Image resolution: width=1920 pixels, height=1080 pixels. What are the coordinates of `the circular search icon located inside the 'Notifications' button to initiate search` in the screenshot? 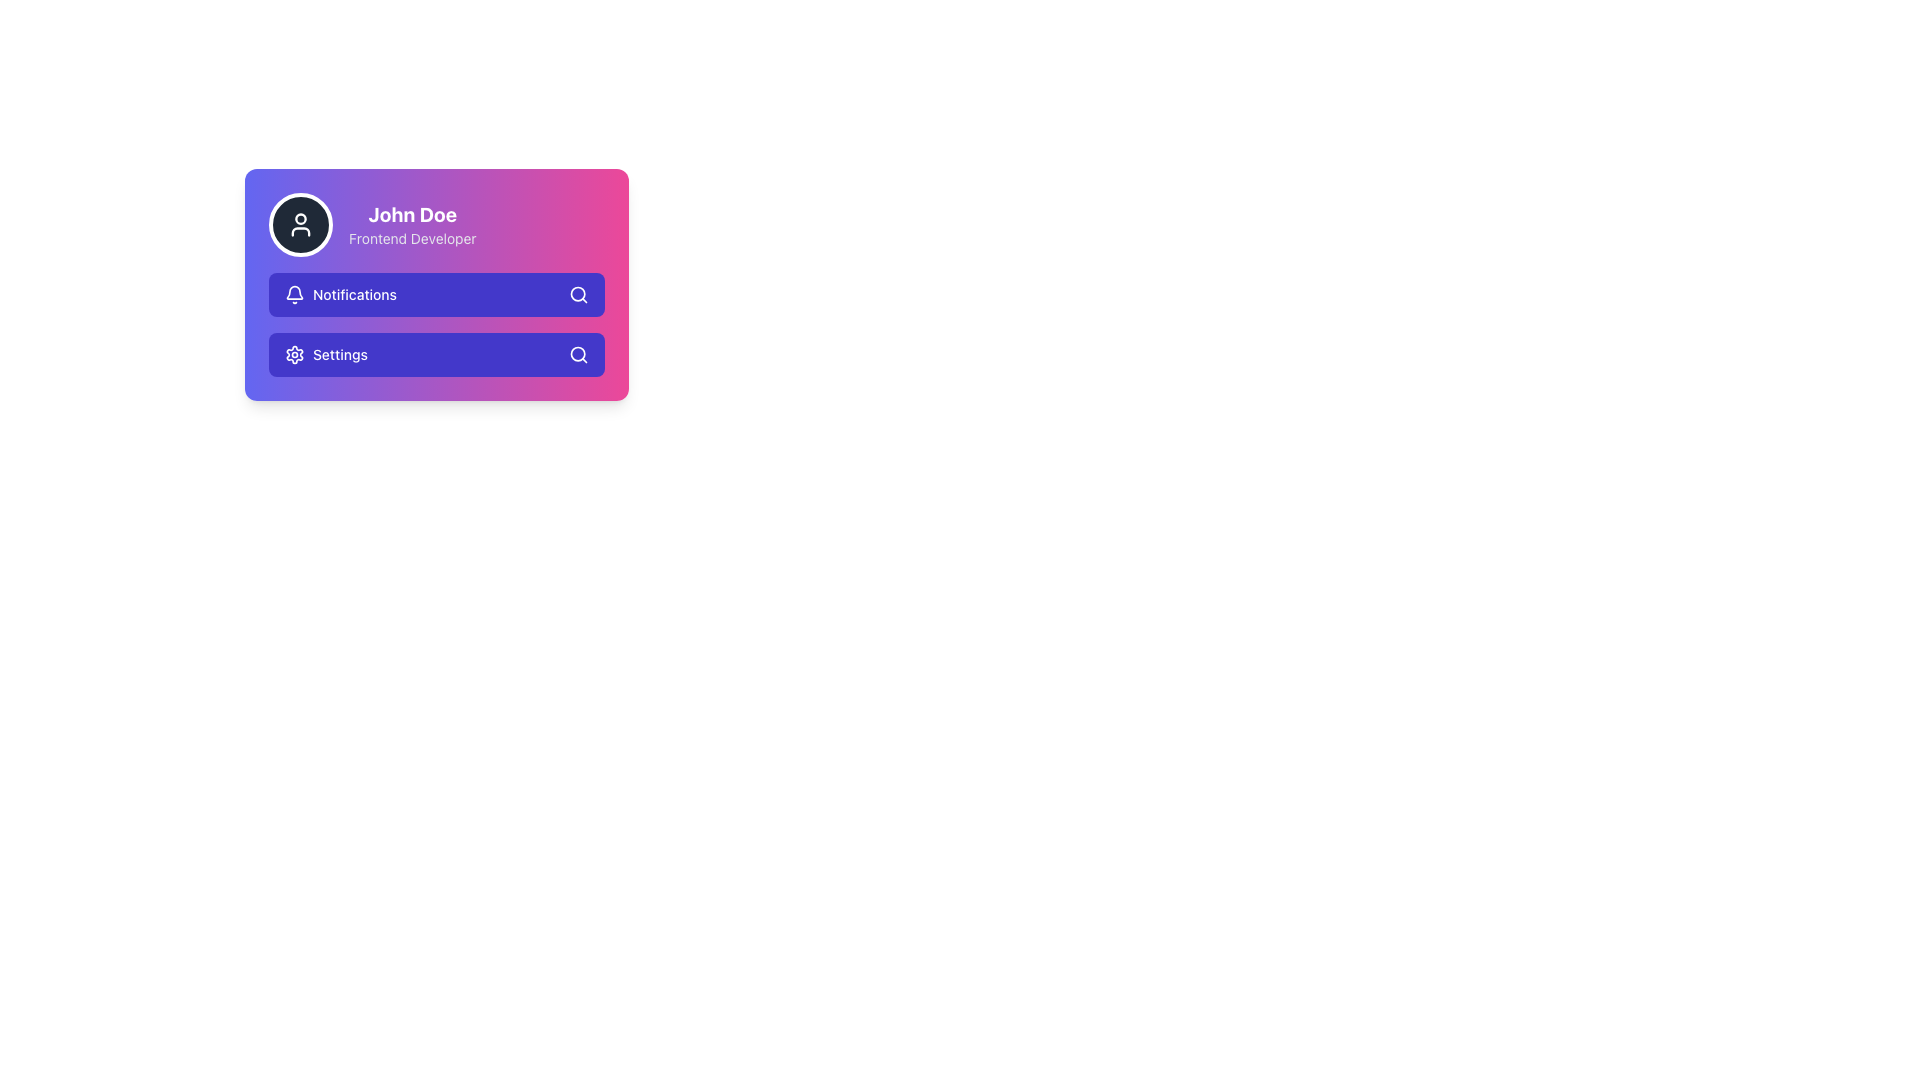 It's located at (578, 294).